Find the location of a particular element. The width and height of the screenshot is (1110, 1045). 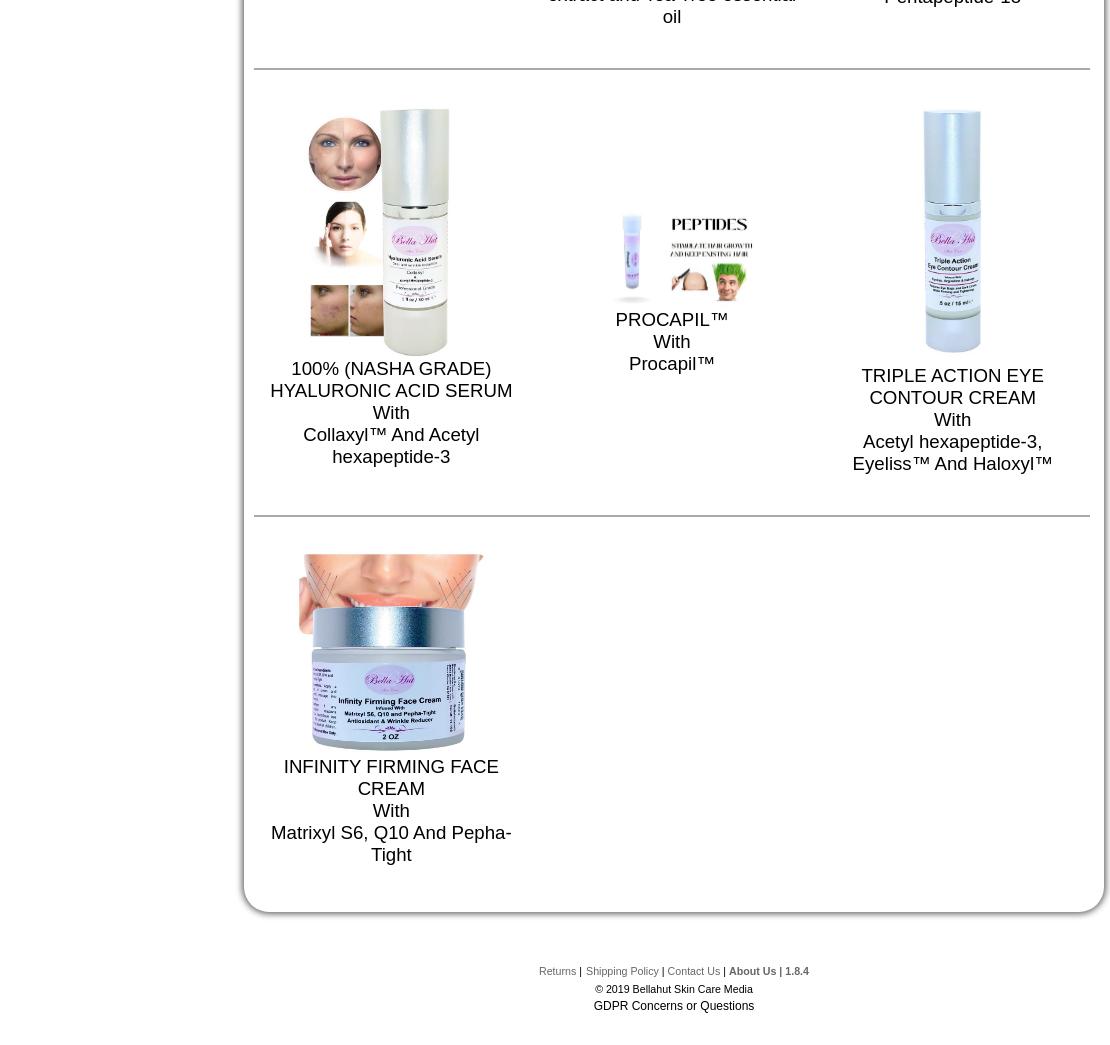

'TRIPLE ACTION EYE CONTOUR CREAM' is located at coordinates (951, 384).